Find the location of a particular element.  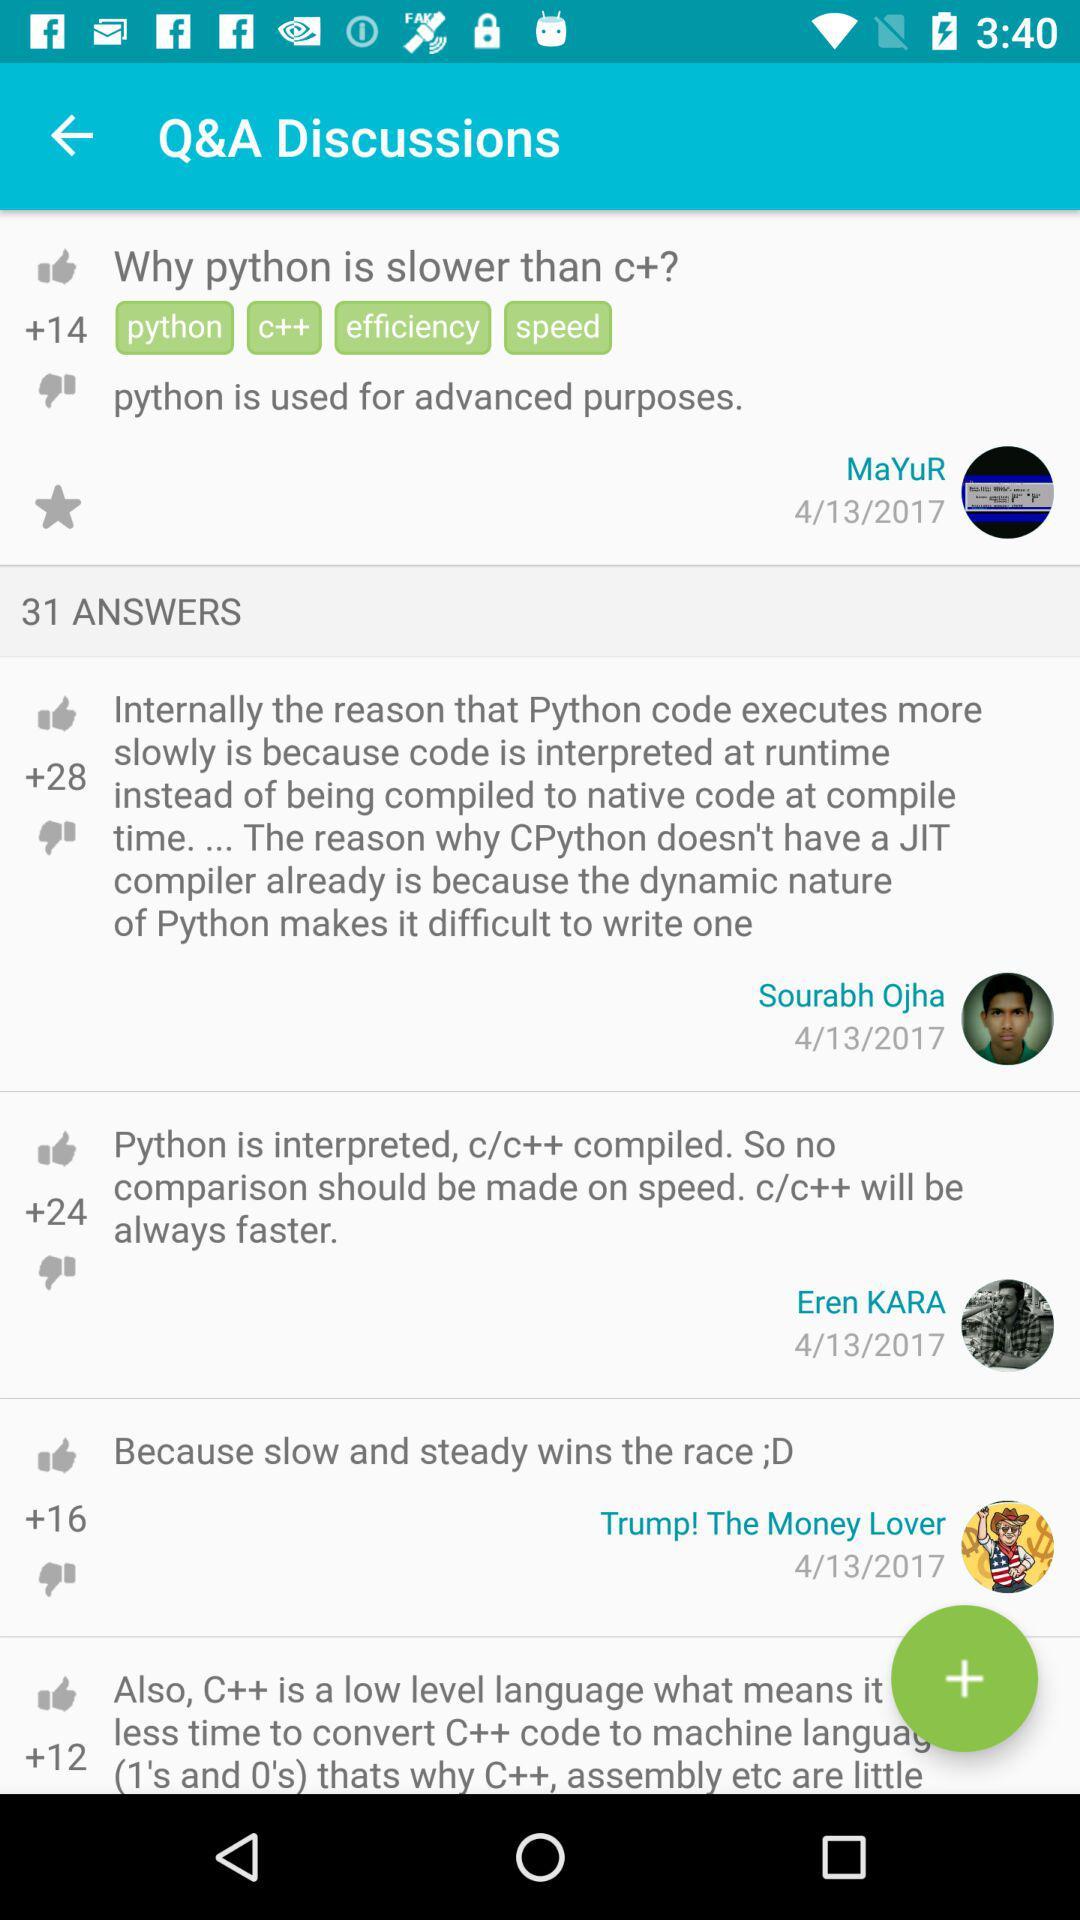

he can activate the simple voice command is located at coordinates (963, 1678).